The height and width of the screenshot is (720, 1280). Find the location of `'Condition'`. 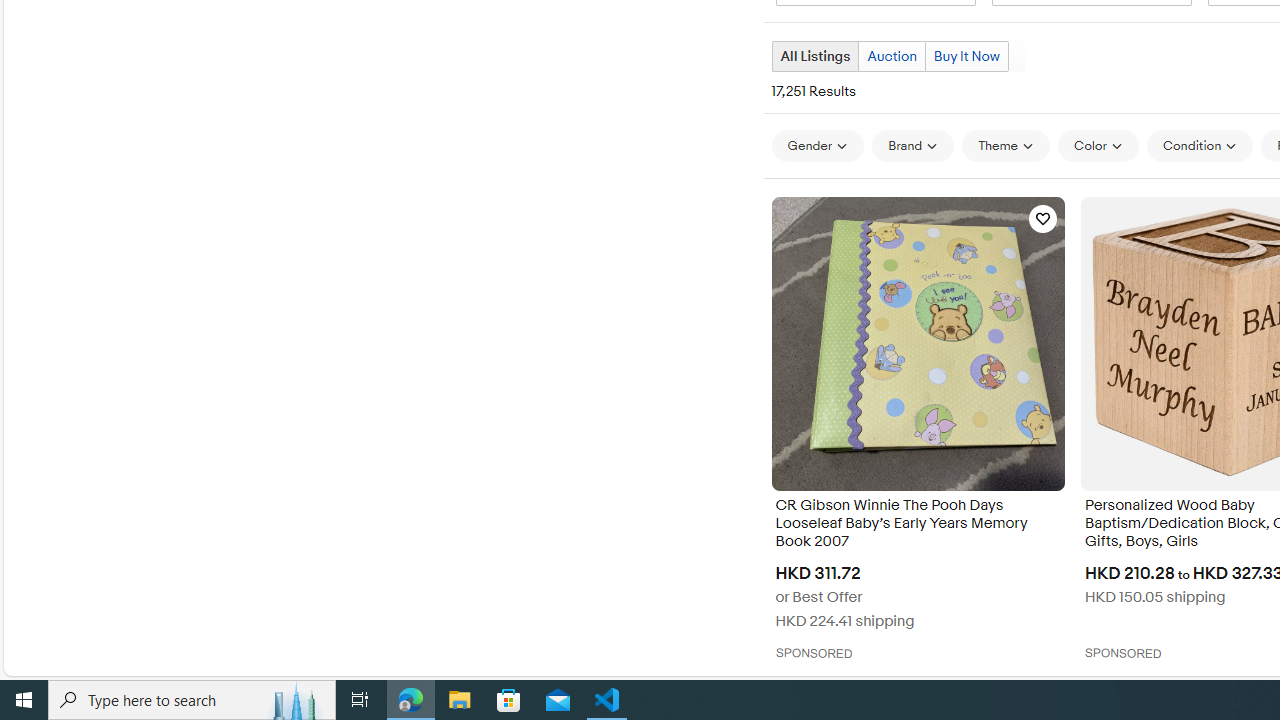

'Condition' is located at coordinates (1200, 144).